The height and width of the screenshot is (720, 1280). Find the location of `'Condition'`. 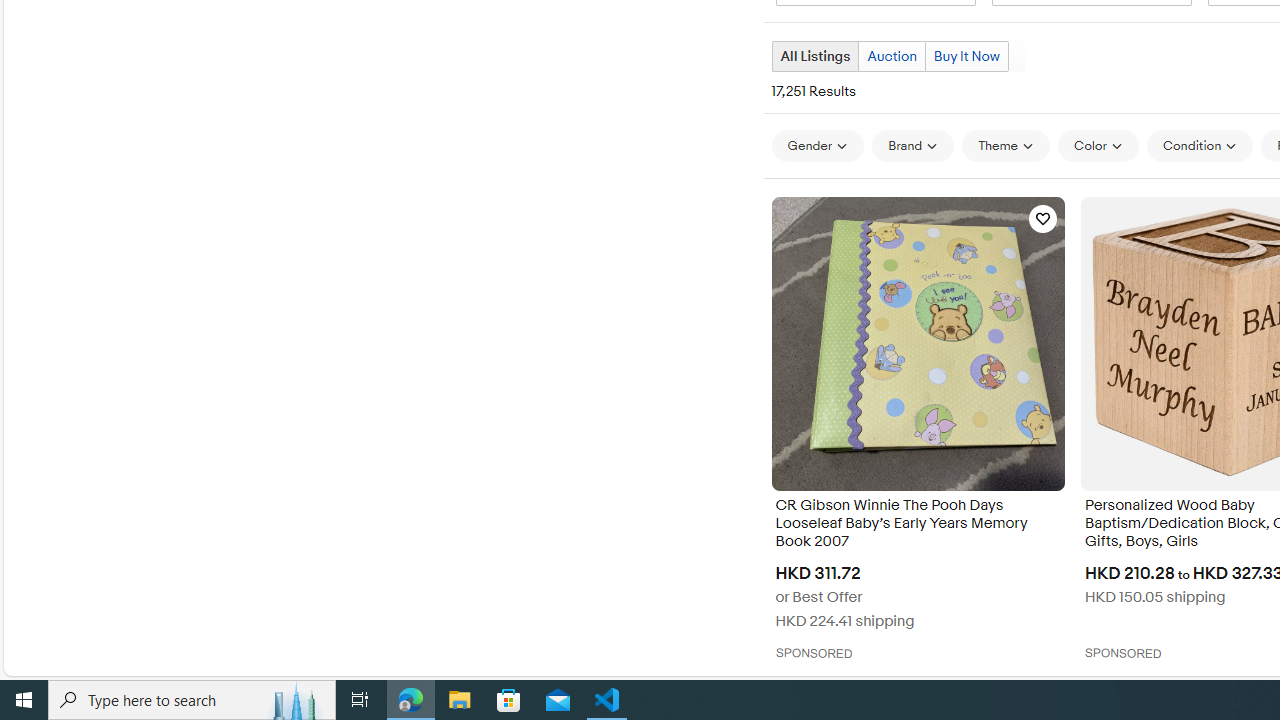

'Condition' is located at coordinates (1200, 144).